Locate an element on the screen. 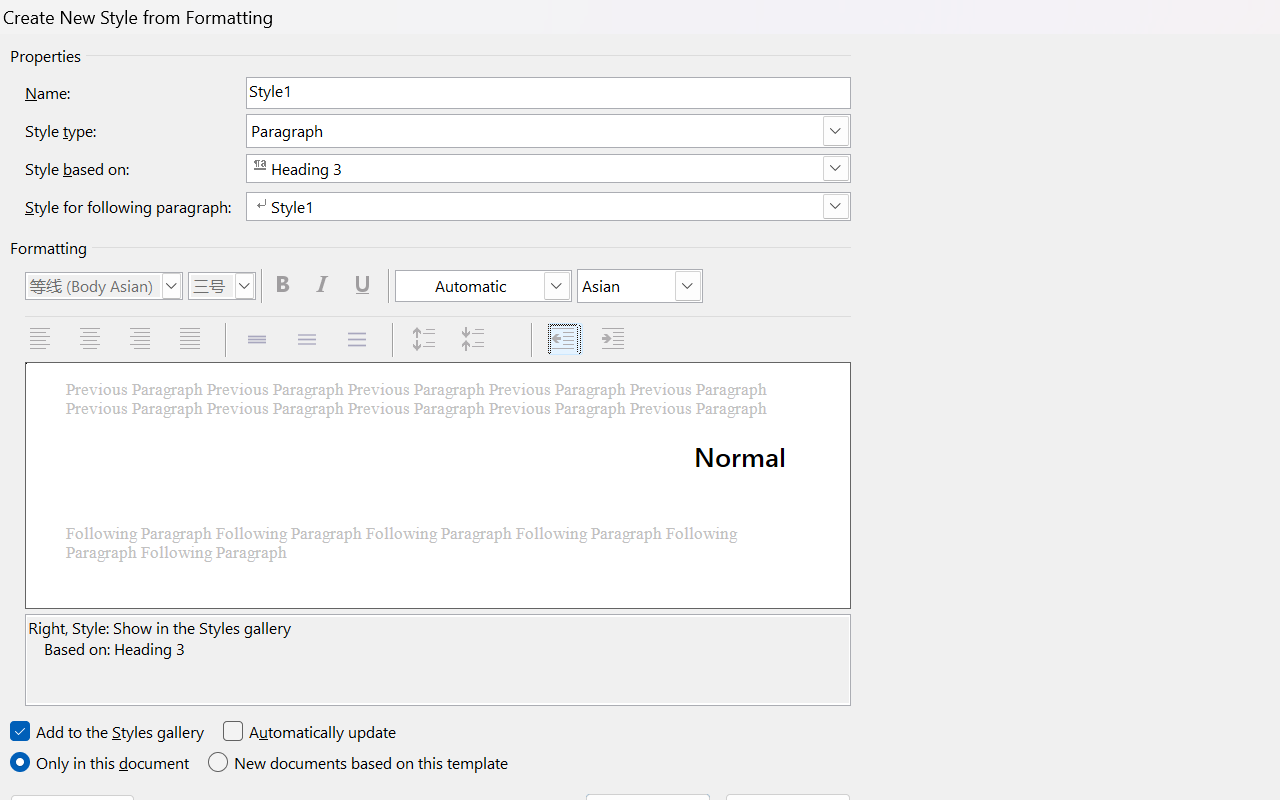 Image resolution: width=1280 pixels, height=800 pixels. 'RichEdit Control' is located at coordinates (548, 92).